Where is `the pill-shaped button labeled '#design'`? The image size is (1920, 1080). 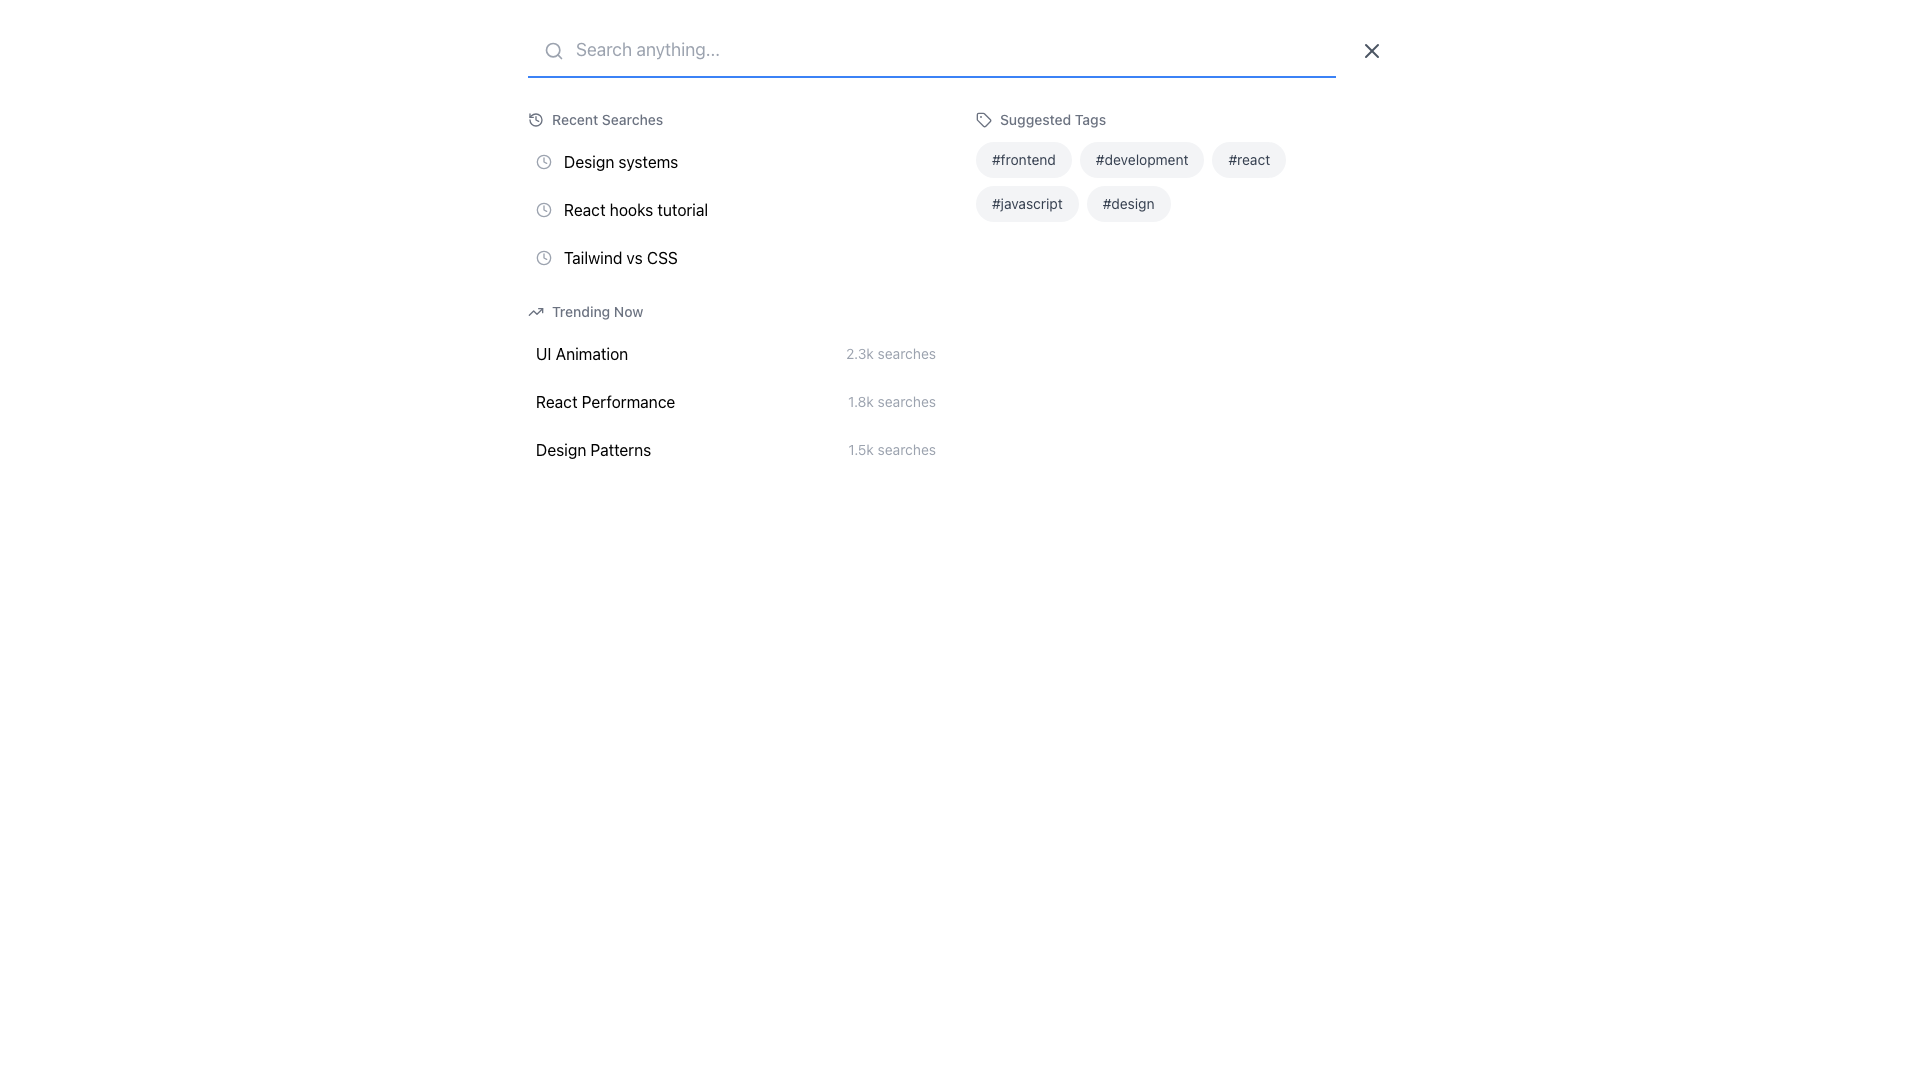
the pill-shaped button labeled '#design' is located at coordinates (1128, 204).